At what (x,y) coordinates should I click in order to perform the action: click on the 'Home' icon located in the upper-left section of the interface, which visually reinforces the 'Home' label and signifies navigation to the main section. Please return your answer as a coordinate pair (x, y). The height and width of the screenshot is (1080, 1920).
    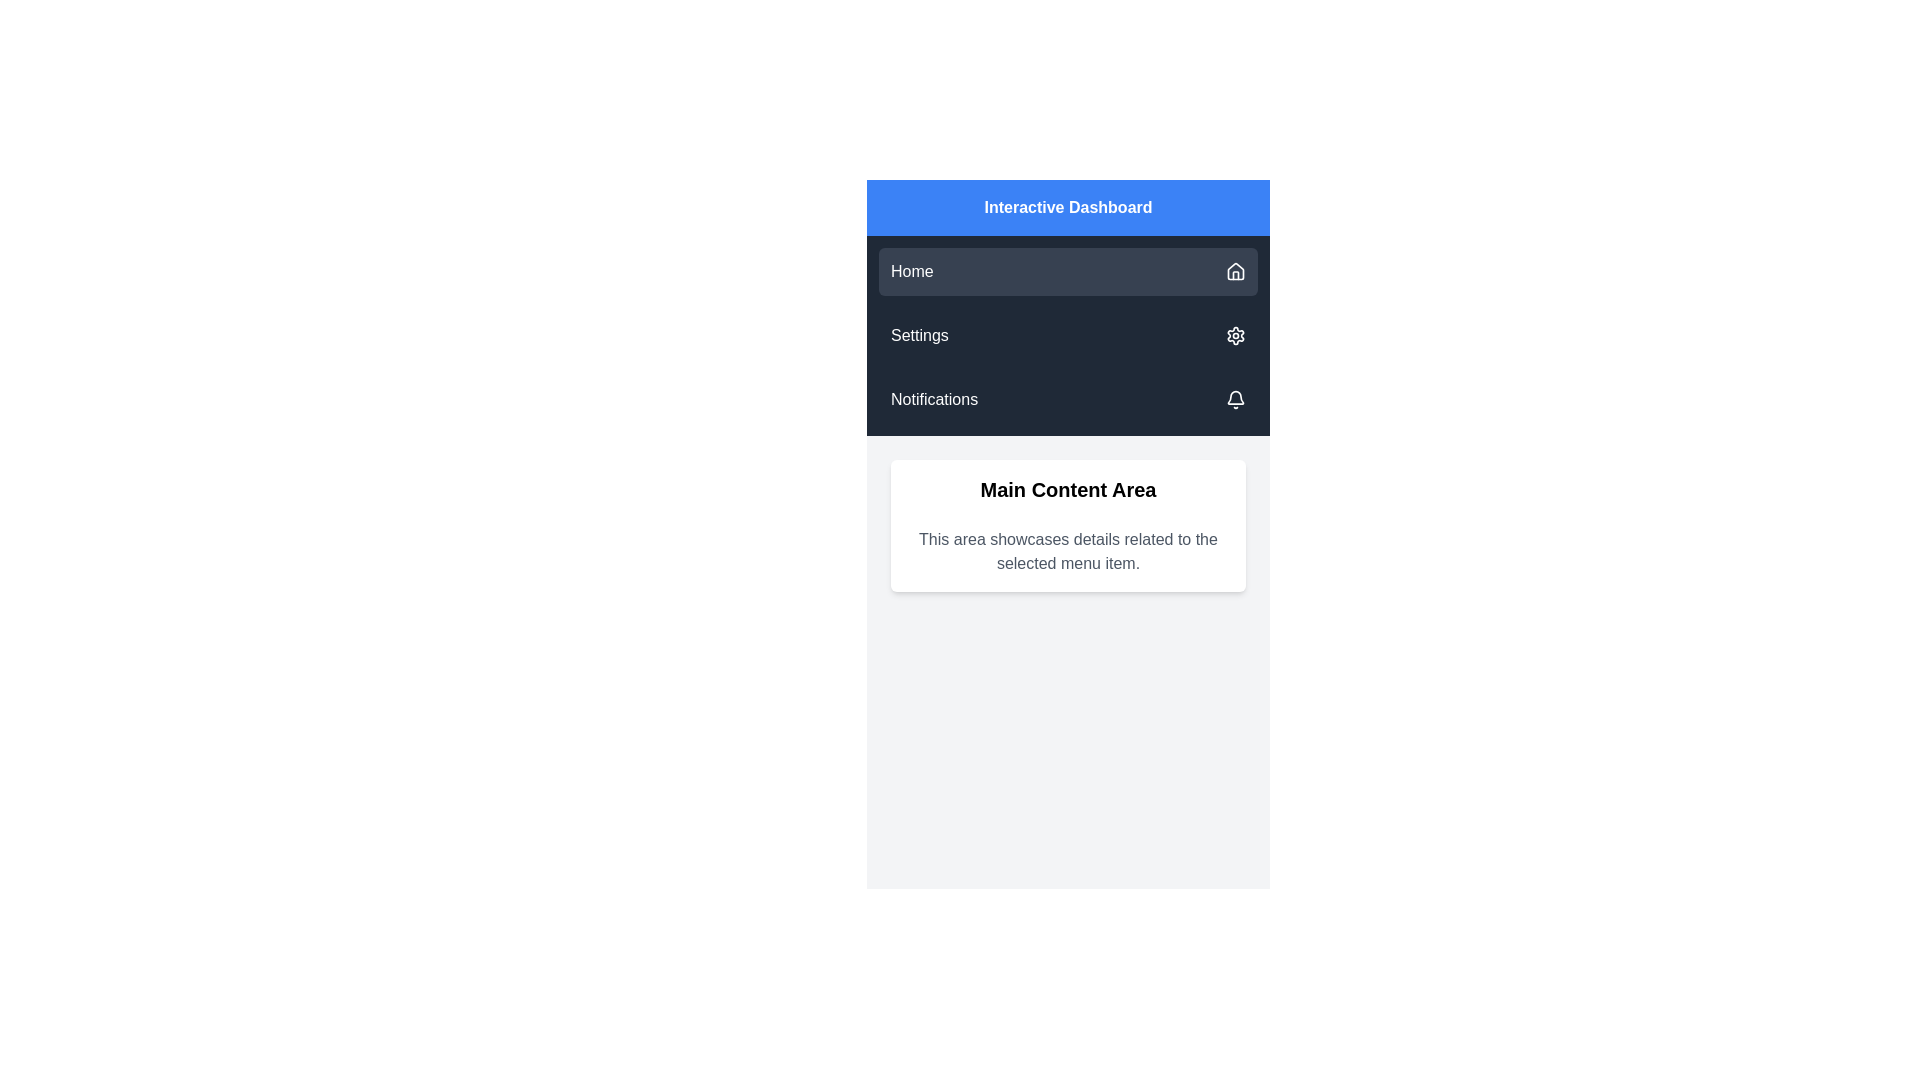
    Looking at the image, I should click on (1235, 272).